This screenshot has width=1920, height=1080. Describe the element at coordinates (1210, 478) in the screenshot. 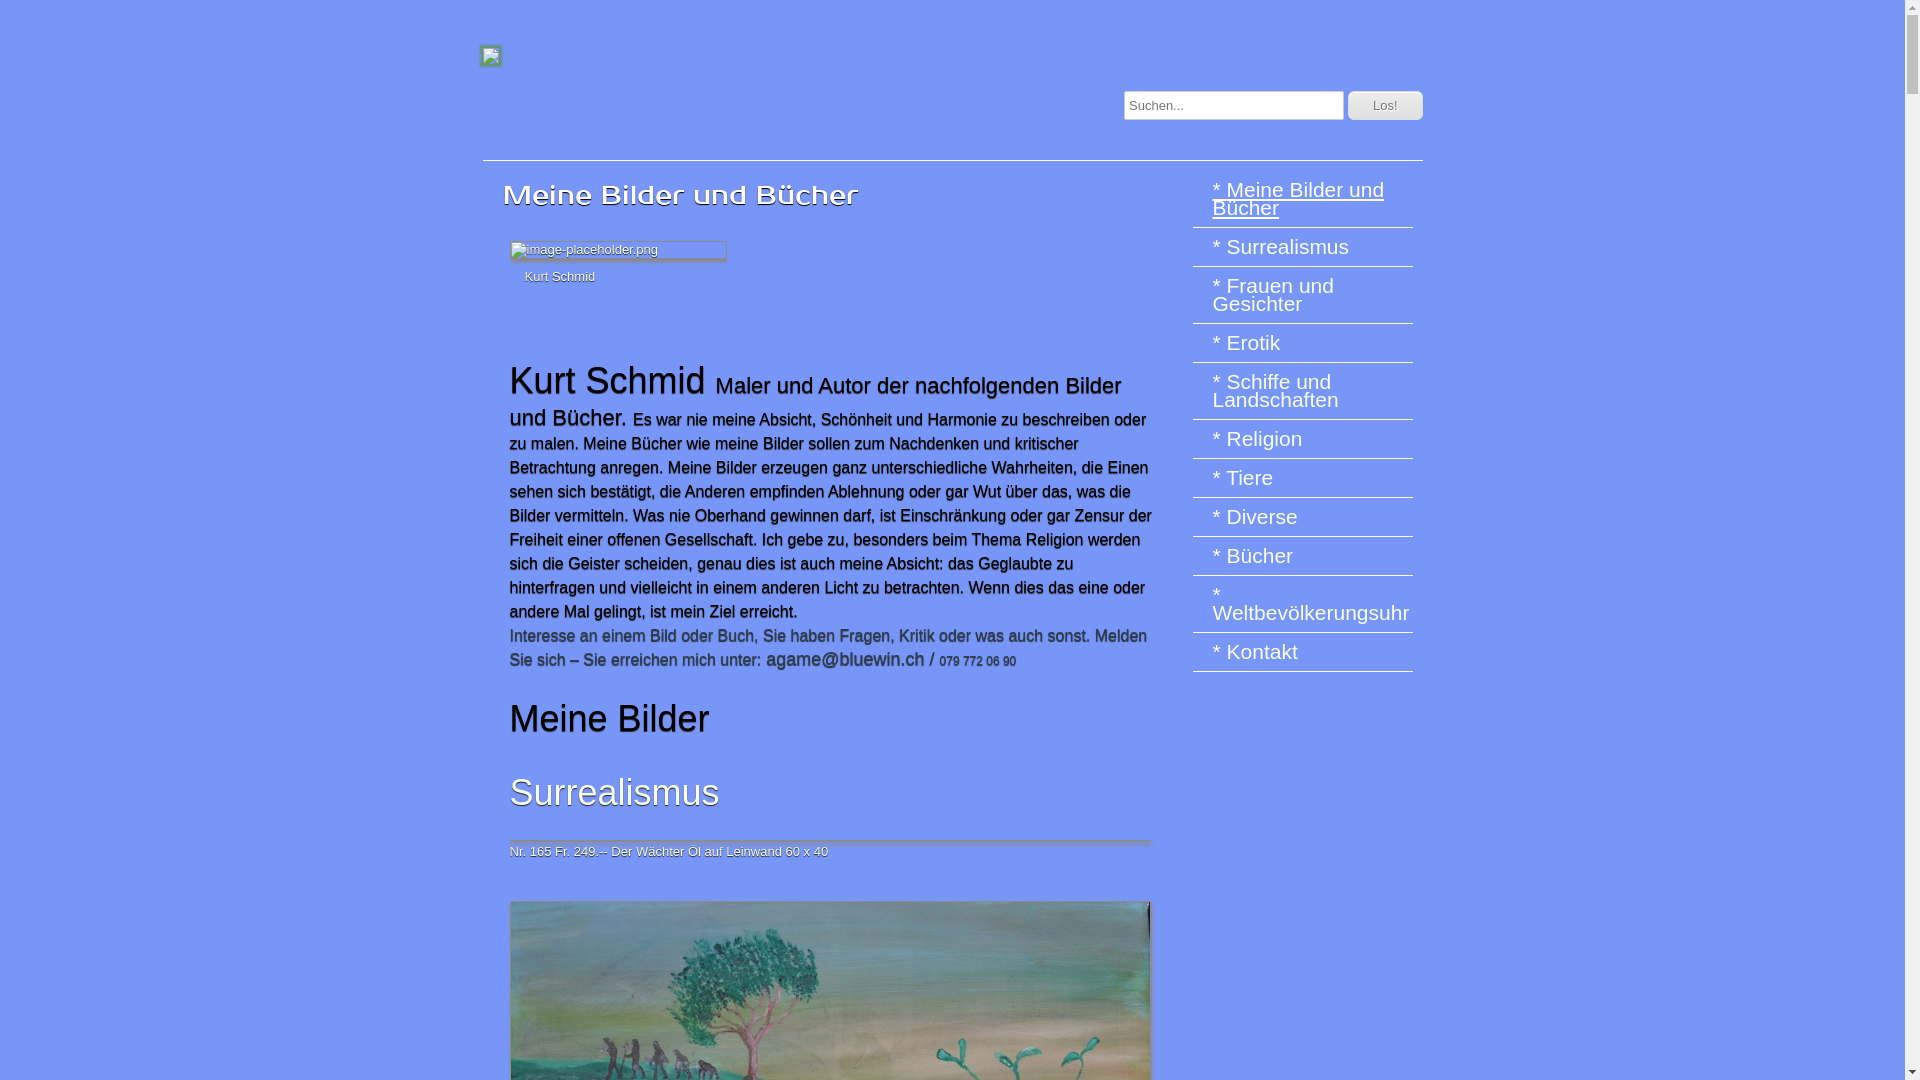

I see `'Tiere'` at that location.